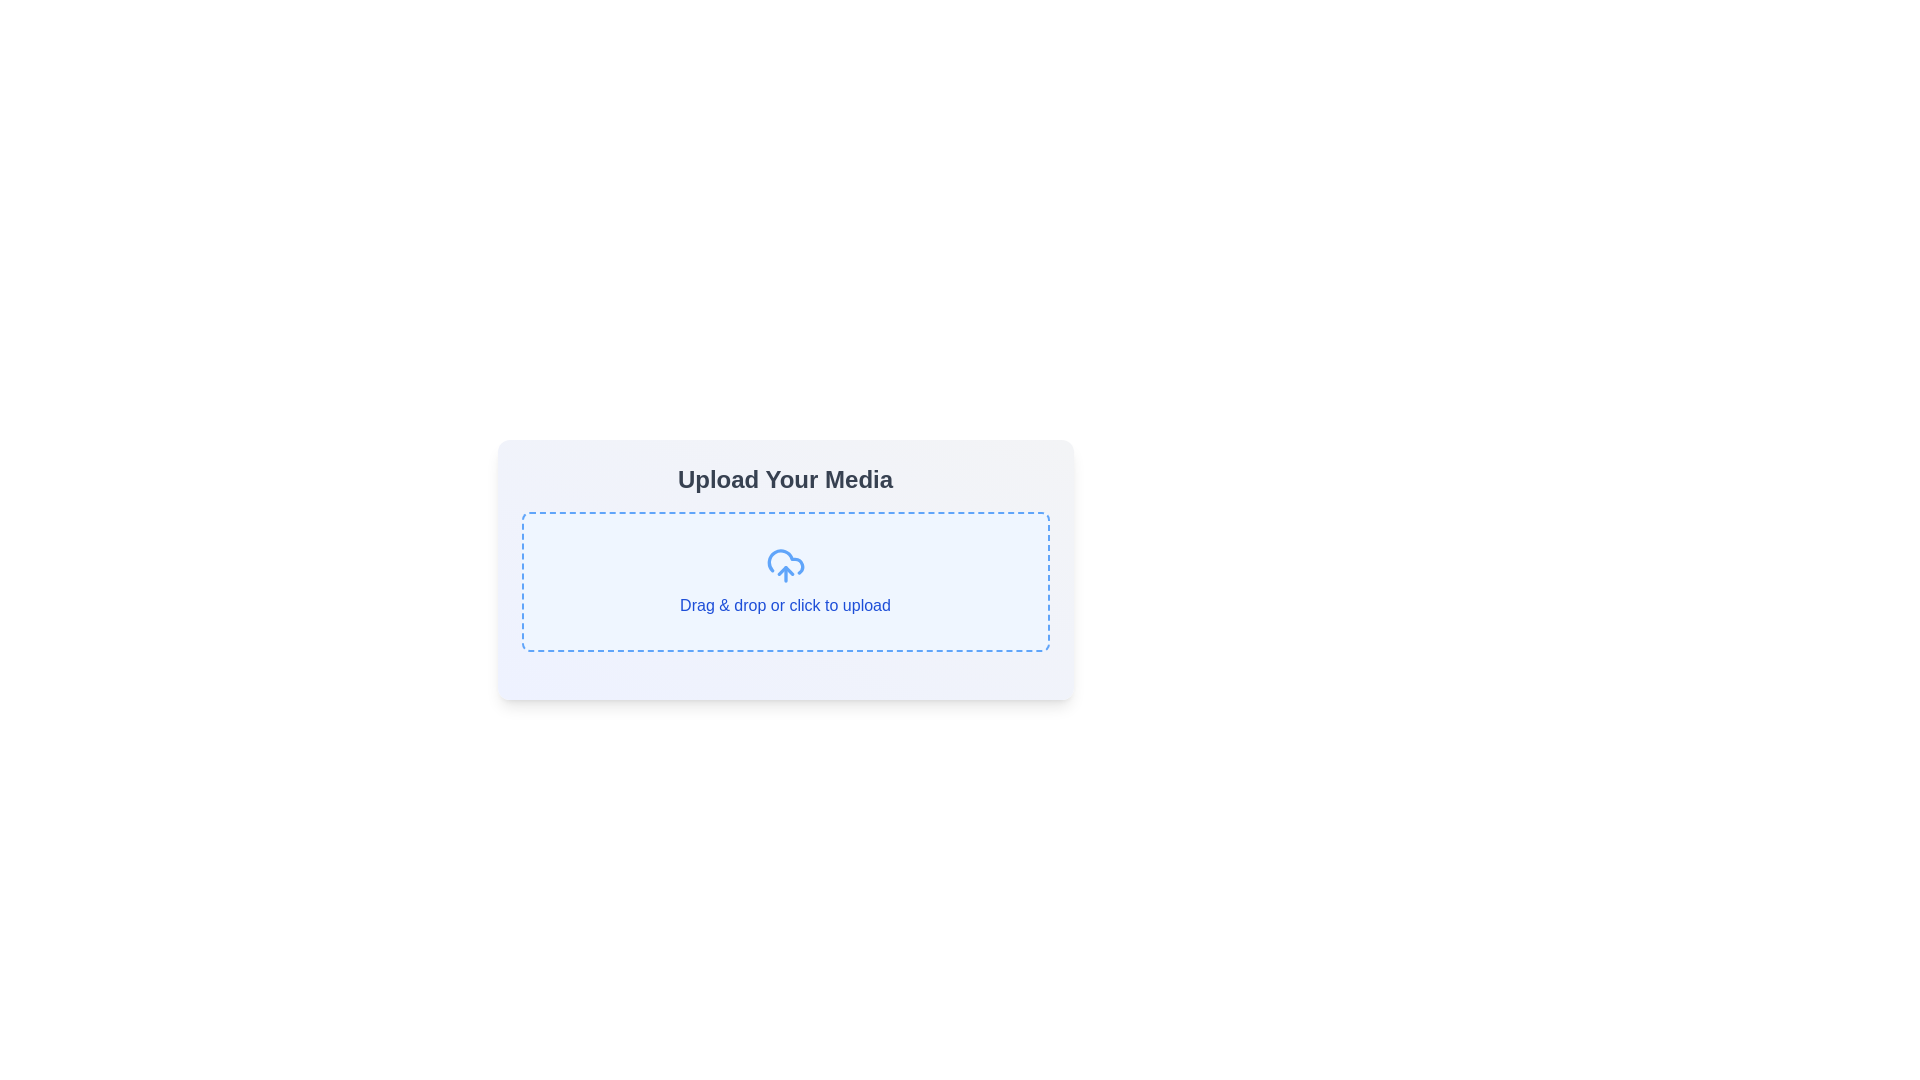 The height and width of the screenshot is (1080, 1920). Describe the element at coordinates (784, 604) in the screenshot. I see `the text label reading 'Drag & drop or click to upload', which is styled in blue and located within a light blue box with dashed borders` at that location.